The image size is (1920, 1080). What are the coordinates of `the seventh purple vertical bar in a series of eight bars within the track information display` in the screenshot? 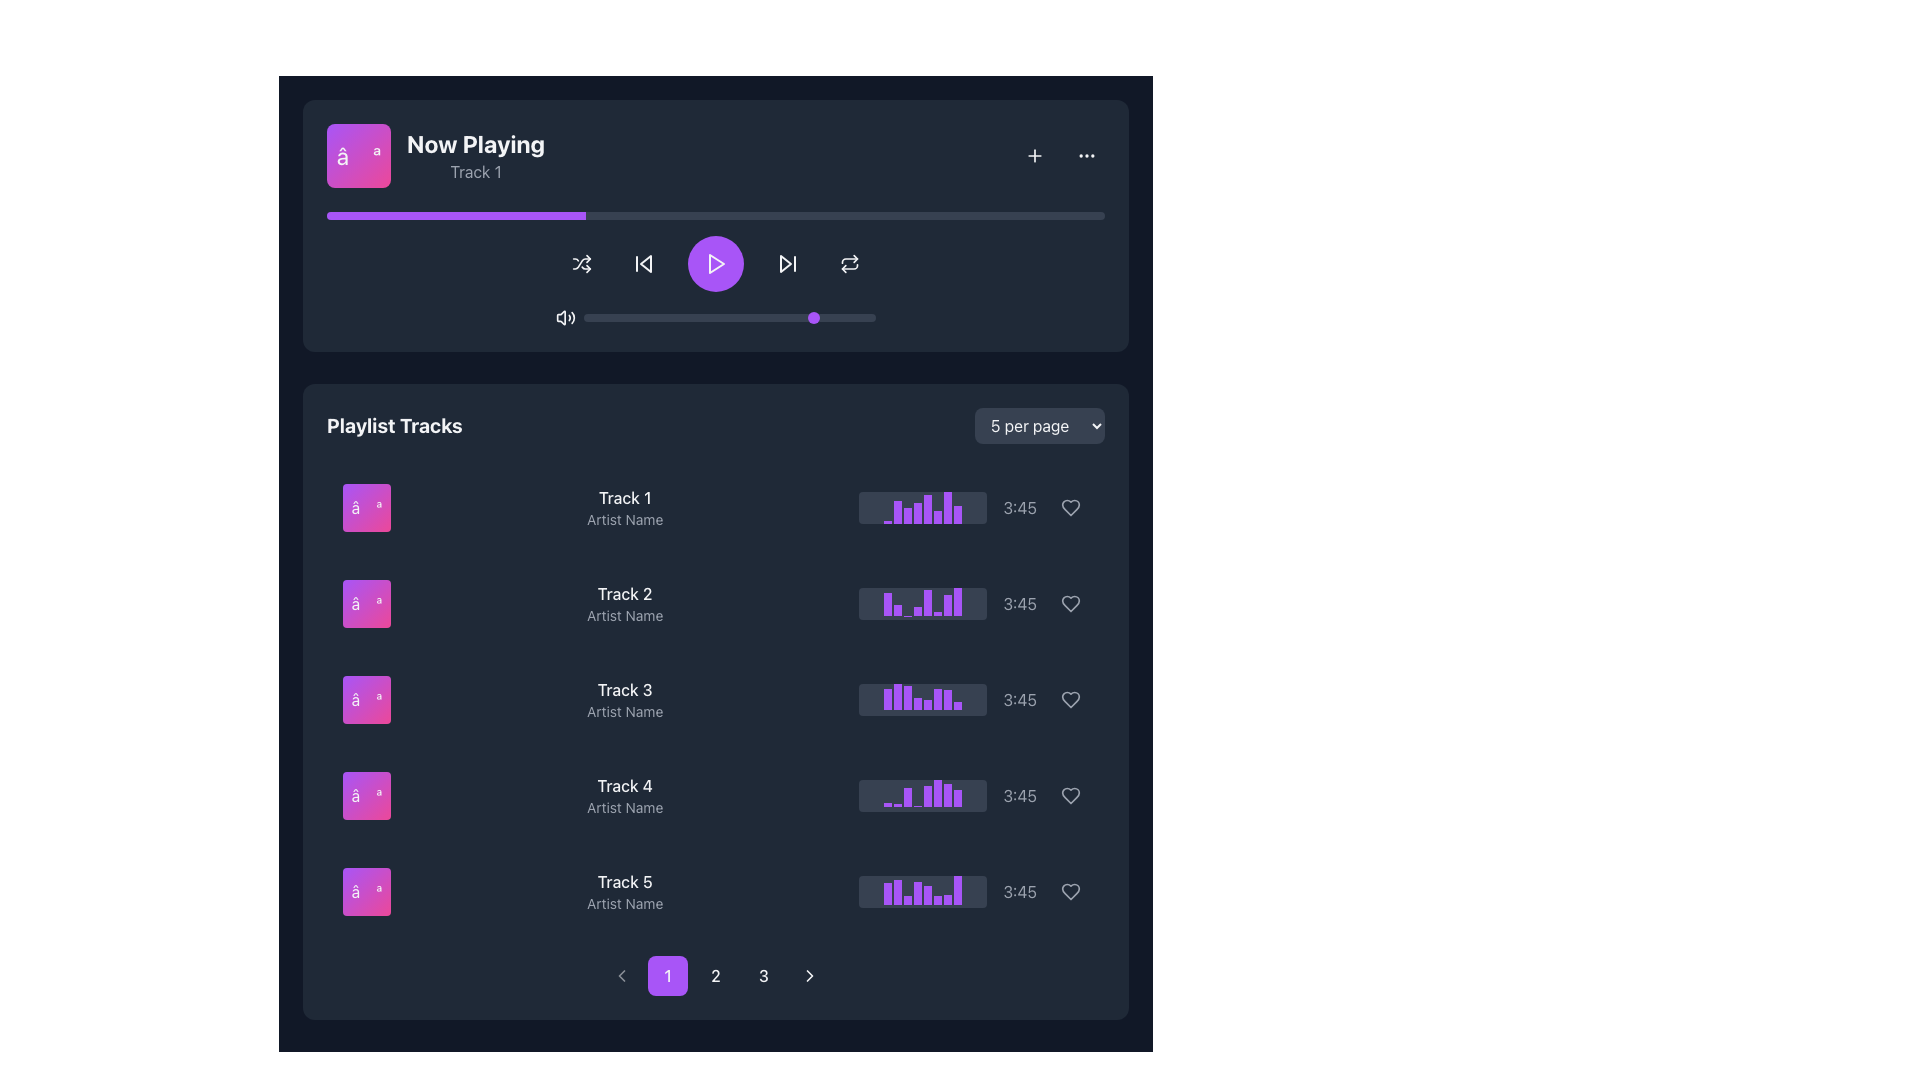 It's located at (947, 506).